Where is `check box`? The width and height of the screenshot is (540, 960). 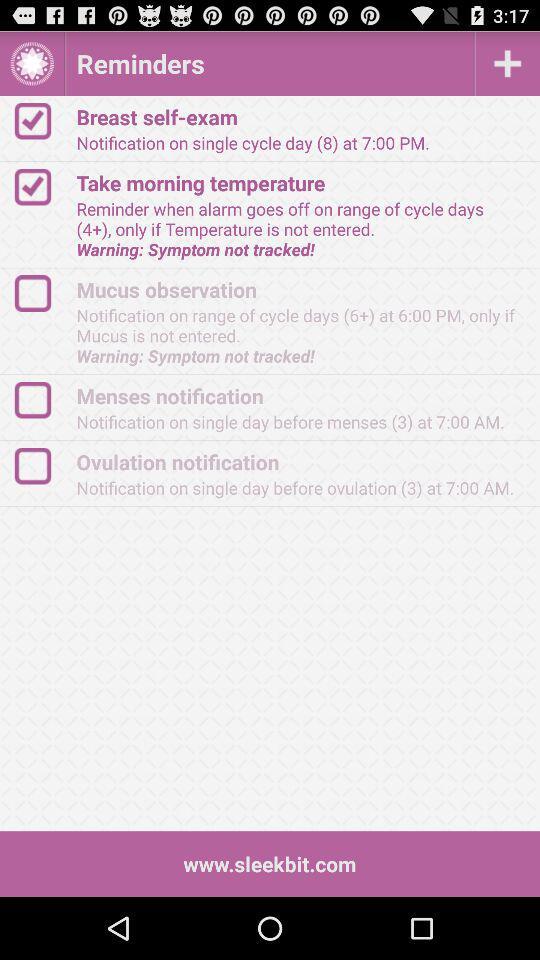
check box is located at coordinates (42, 120).